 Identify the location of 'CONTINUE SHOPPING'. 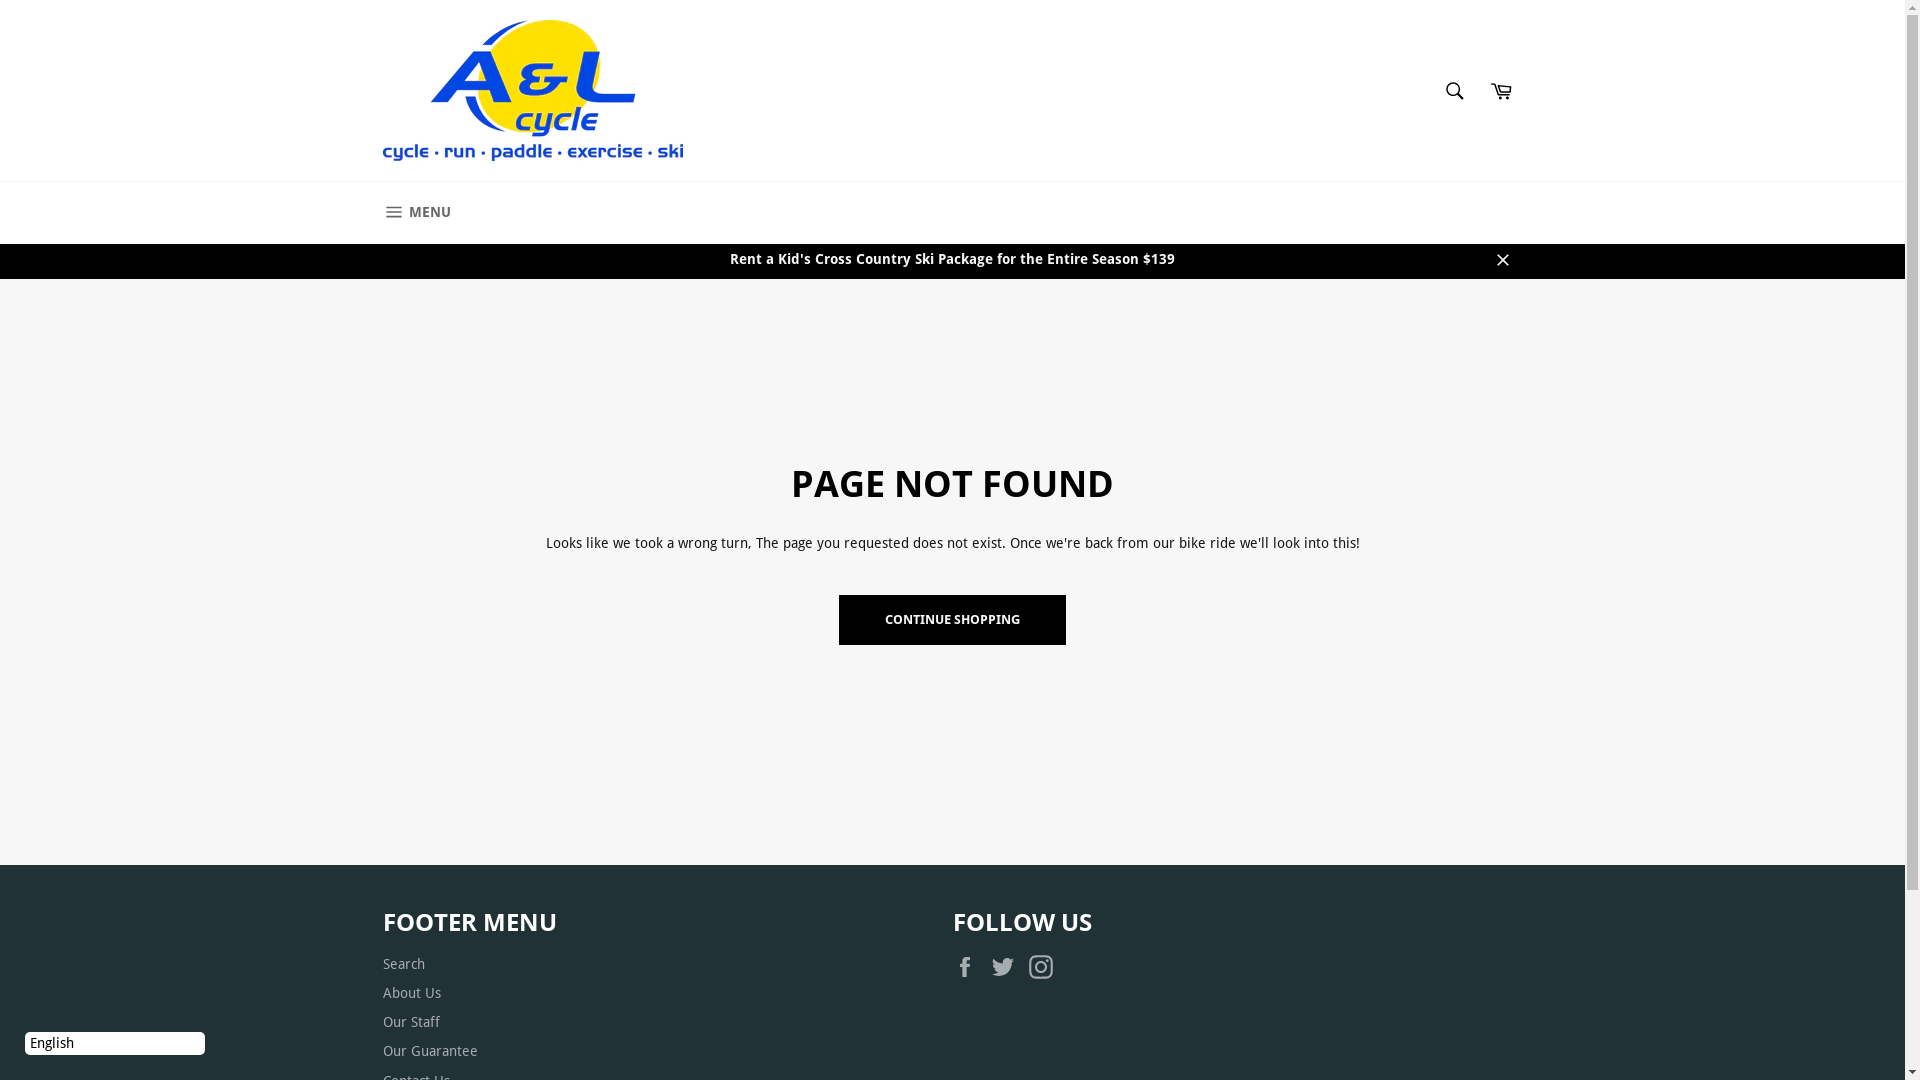
(951, 619).